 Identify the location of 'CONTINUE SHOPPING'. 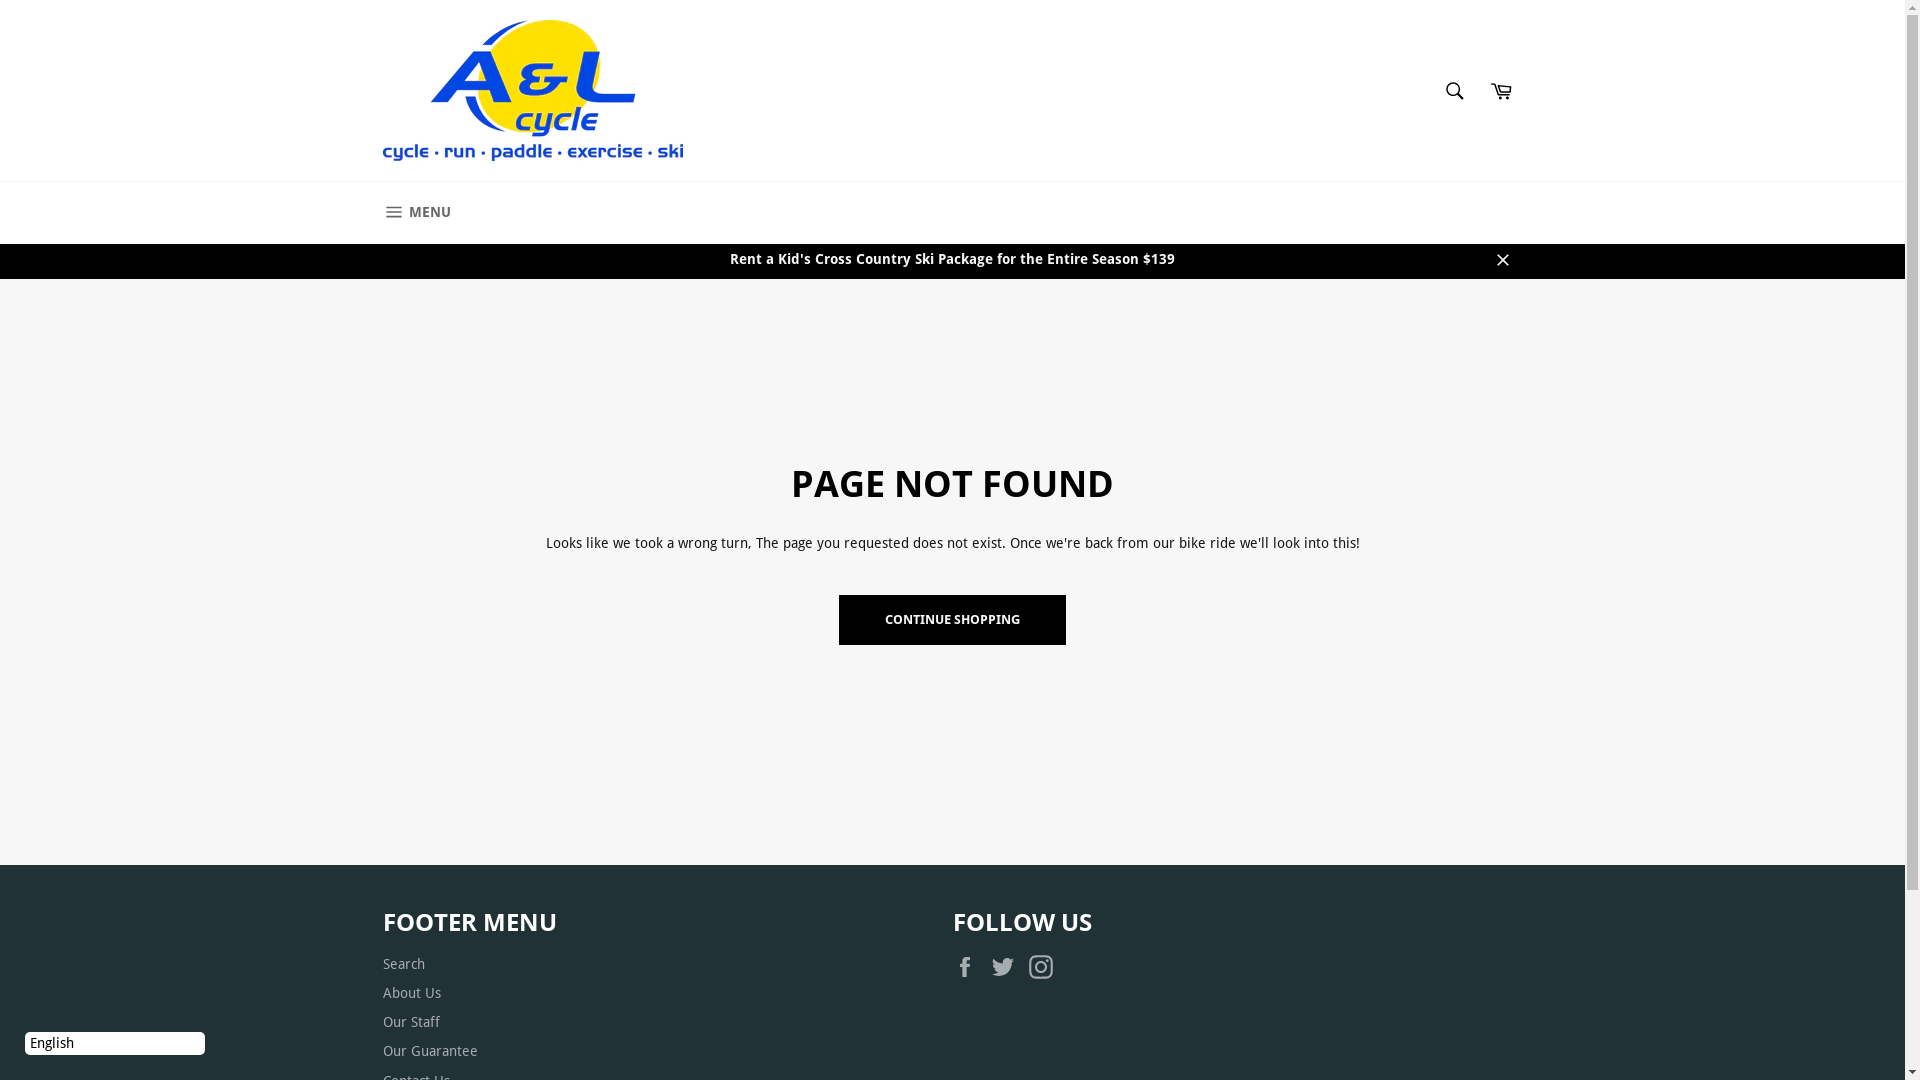
(951, 619).